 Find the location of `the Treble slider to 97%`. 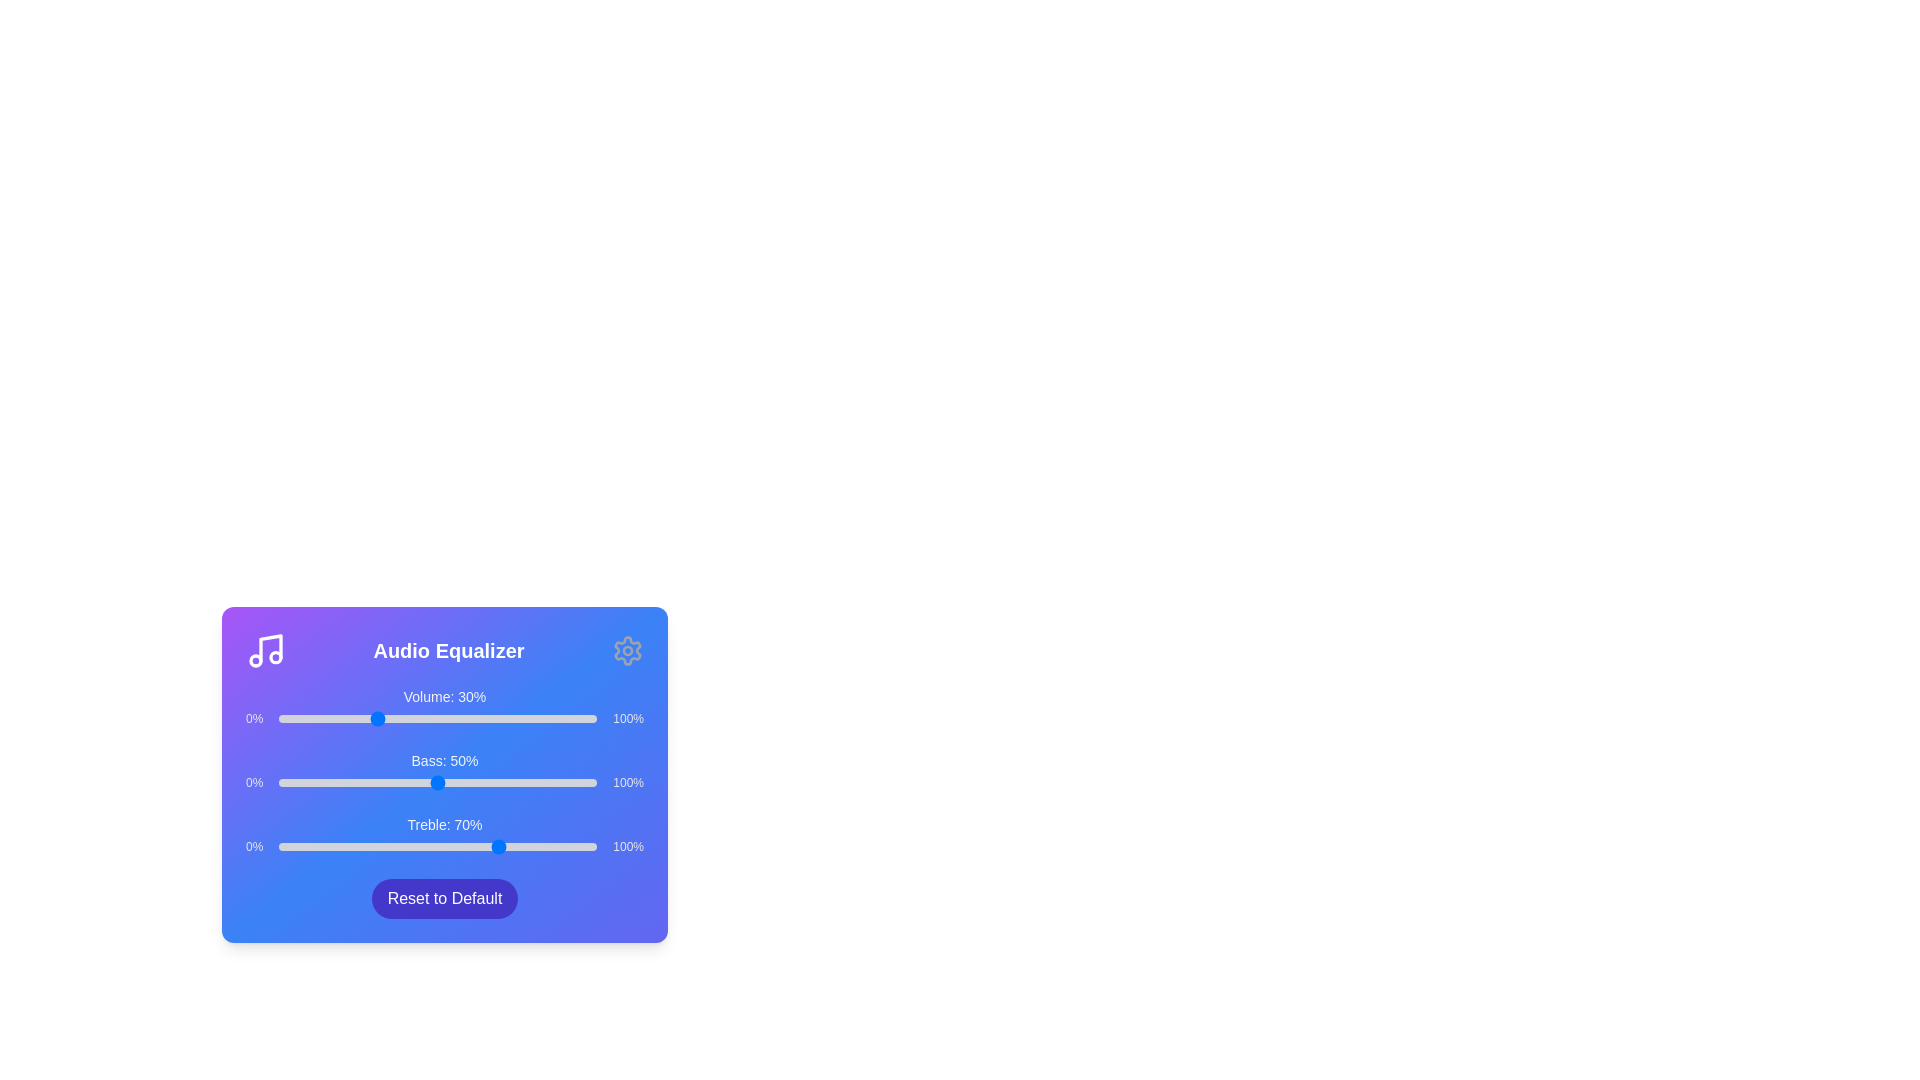

the Treble slider to 97% is located at coordinates (586, 847).